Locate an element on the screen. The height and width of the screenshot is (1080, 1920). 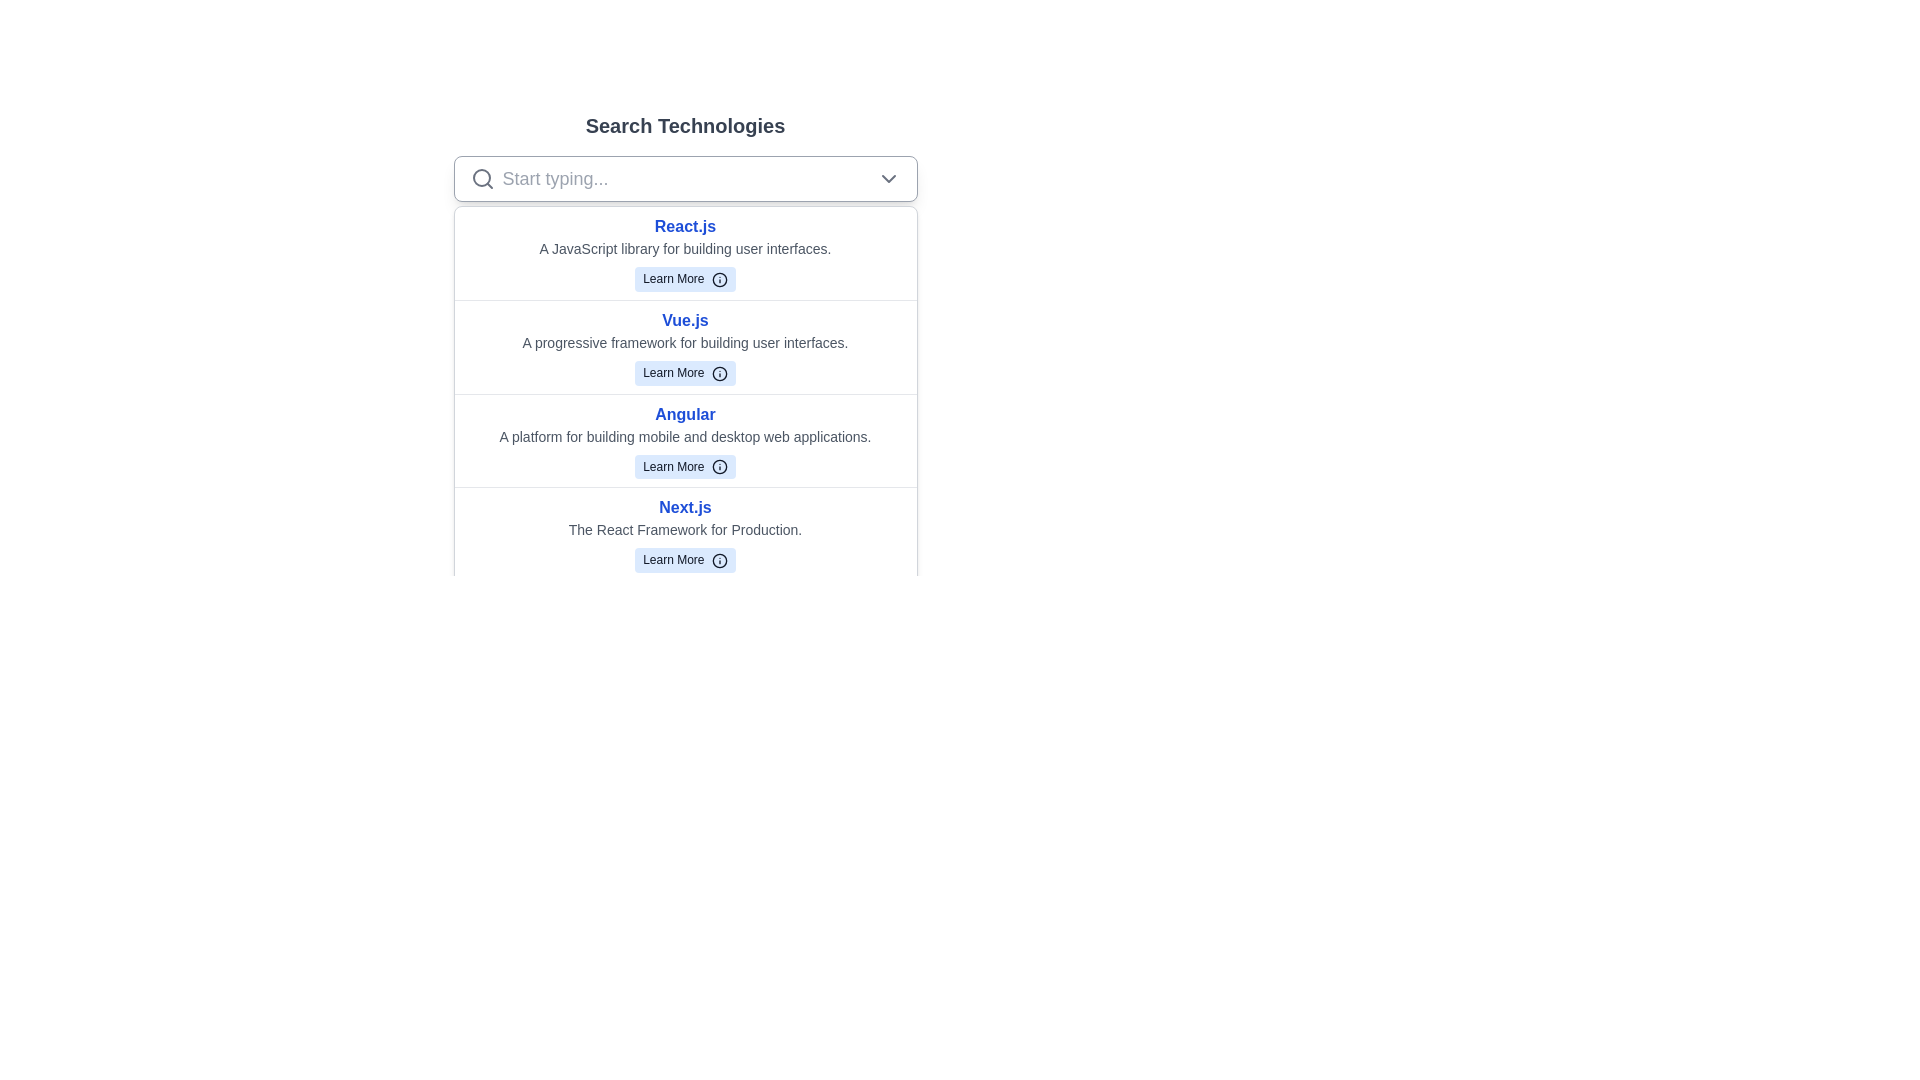
the 'Learn More' button, which is a light blue rounded rectangle with an information icon next to it, located below the text 'React.js' and 'A JavaScript library for building user interfaces.' is located at coordinates (685, 279).